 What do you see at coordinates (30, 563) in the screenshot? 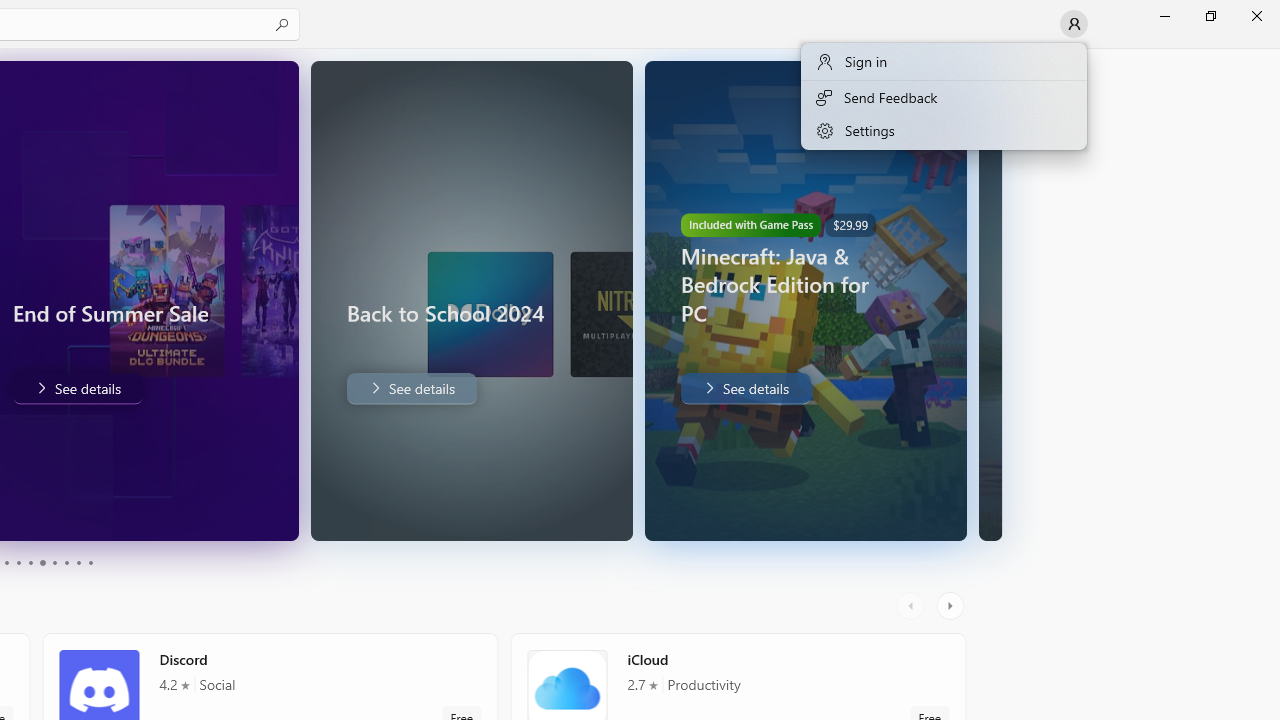
I see `'Page 5'` at bounding box center [30, 563].